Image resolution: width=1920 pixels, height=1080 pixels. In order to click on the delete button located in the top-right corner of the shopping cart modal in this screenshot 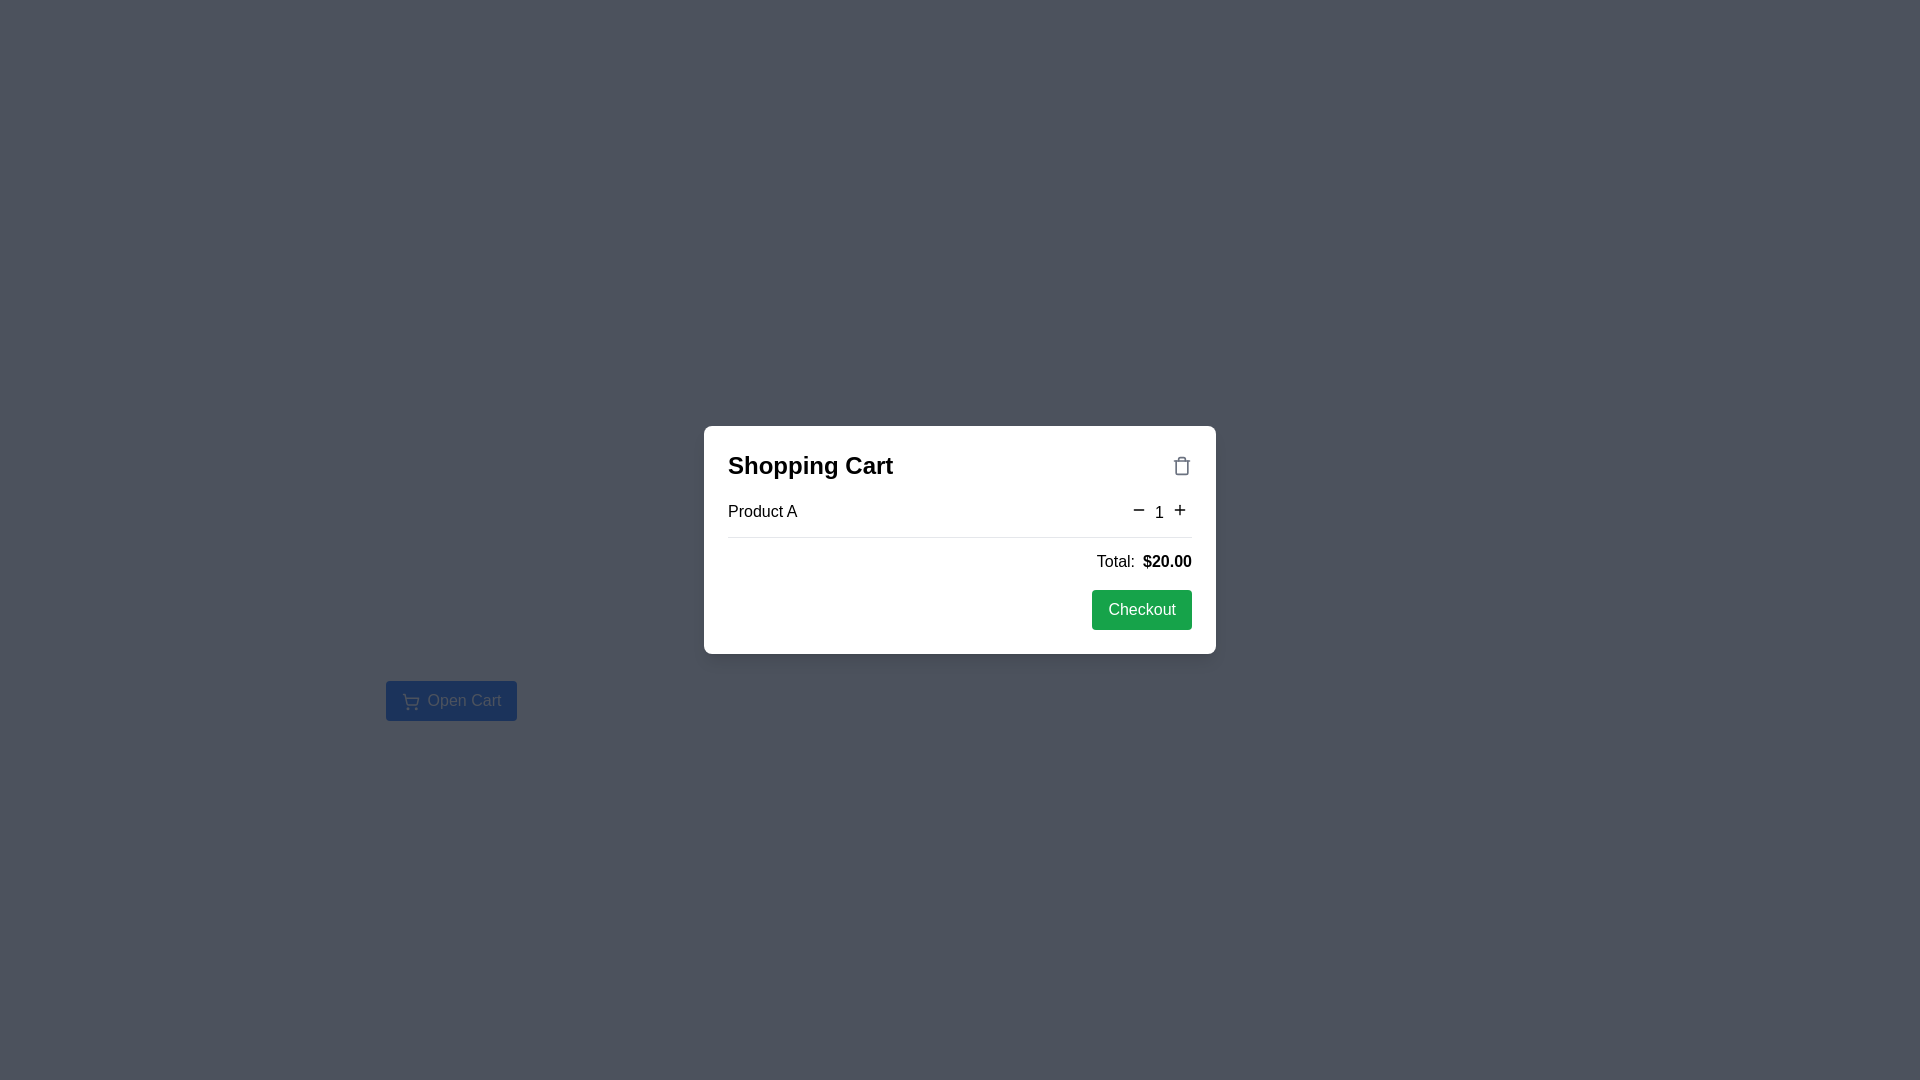, I will do `click(1181, 466)`.